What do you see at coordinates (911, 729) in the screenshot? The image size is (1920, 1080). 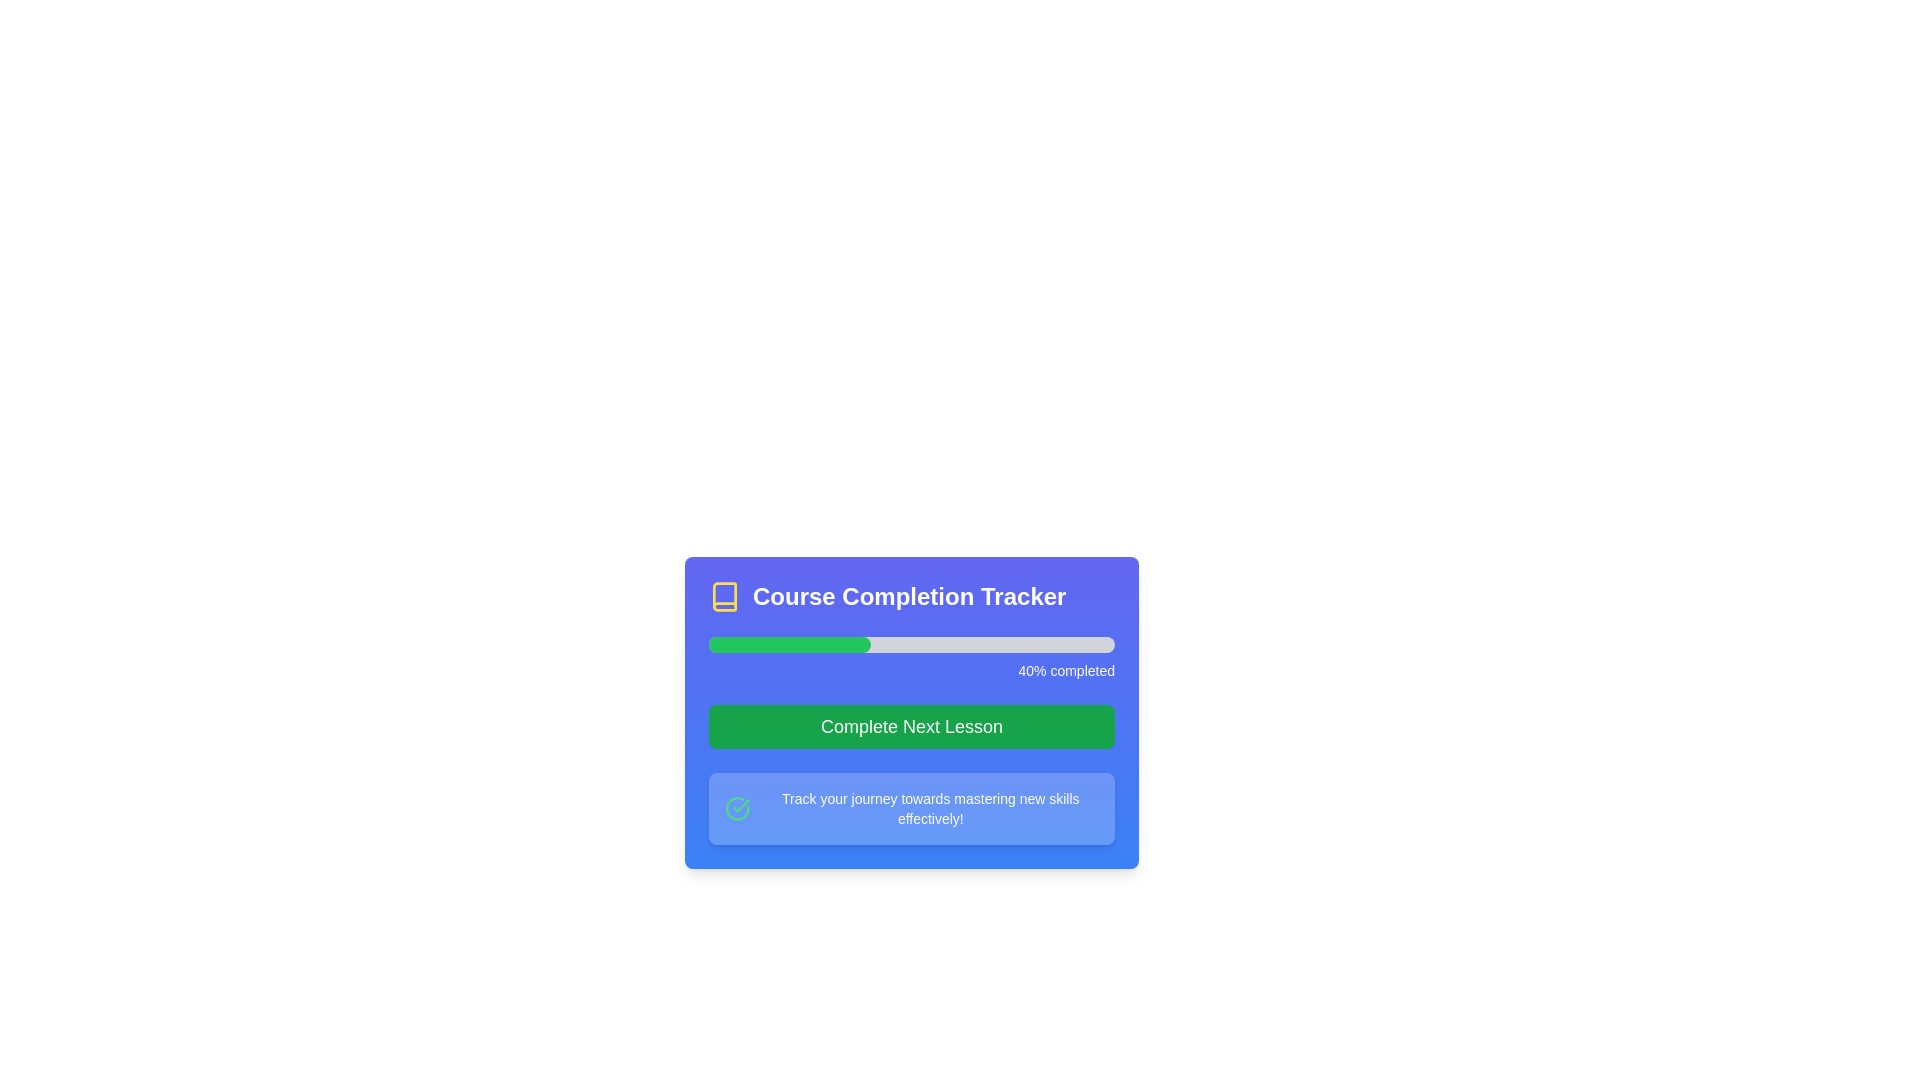 I see `course progress from the 'Course Completion Tracker' module, which features a gradient blue background and a progress bar indicating 40% completion` at bounding box center [911, 729].